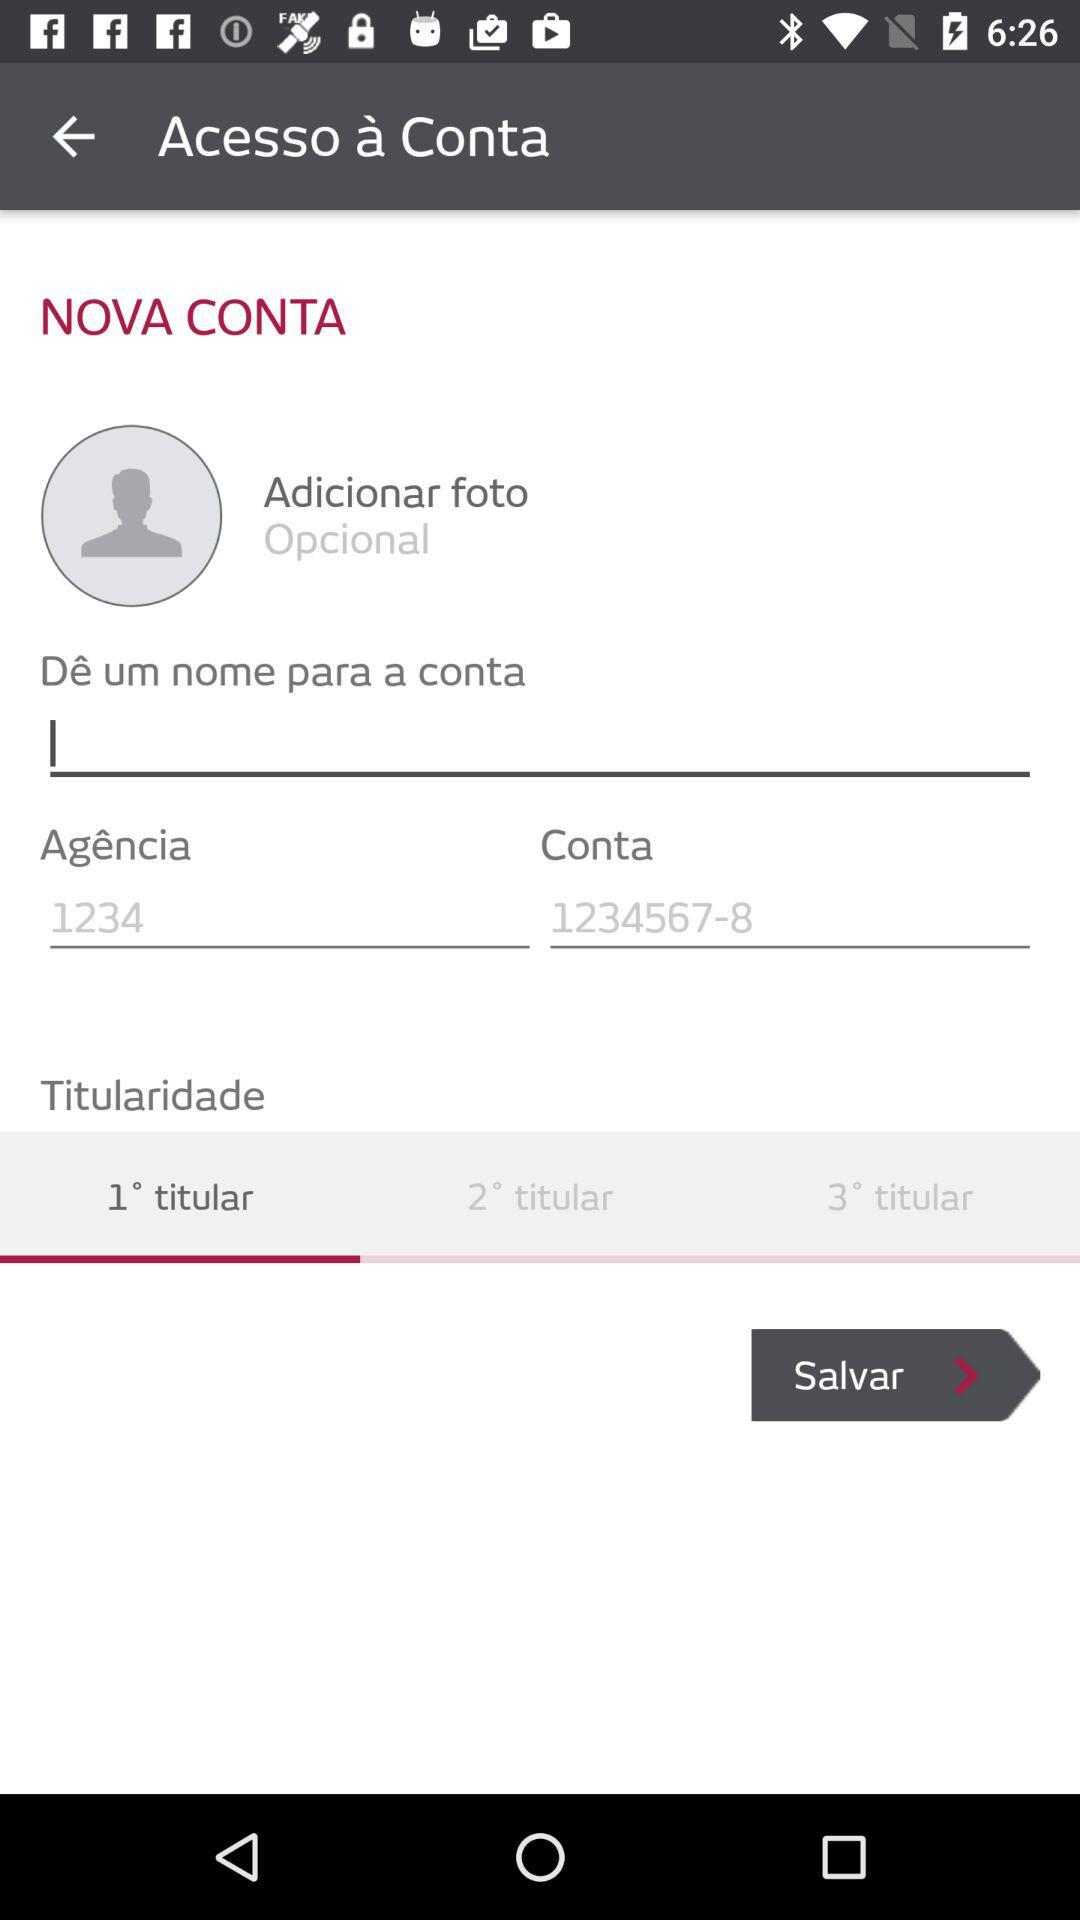 This screenshot has height=1920, width=1080. Describe the element at coordinates (789, 917) in the screenshot. I see `text in text field` at that location.